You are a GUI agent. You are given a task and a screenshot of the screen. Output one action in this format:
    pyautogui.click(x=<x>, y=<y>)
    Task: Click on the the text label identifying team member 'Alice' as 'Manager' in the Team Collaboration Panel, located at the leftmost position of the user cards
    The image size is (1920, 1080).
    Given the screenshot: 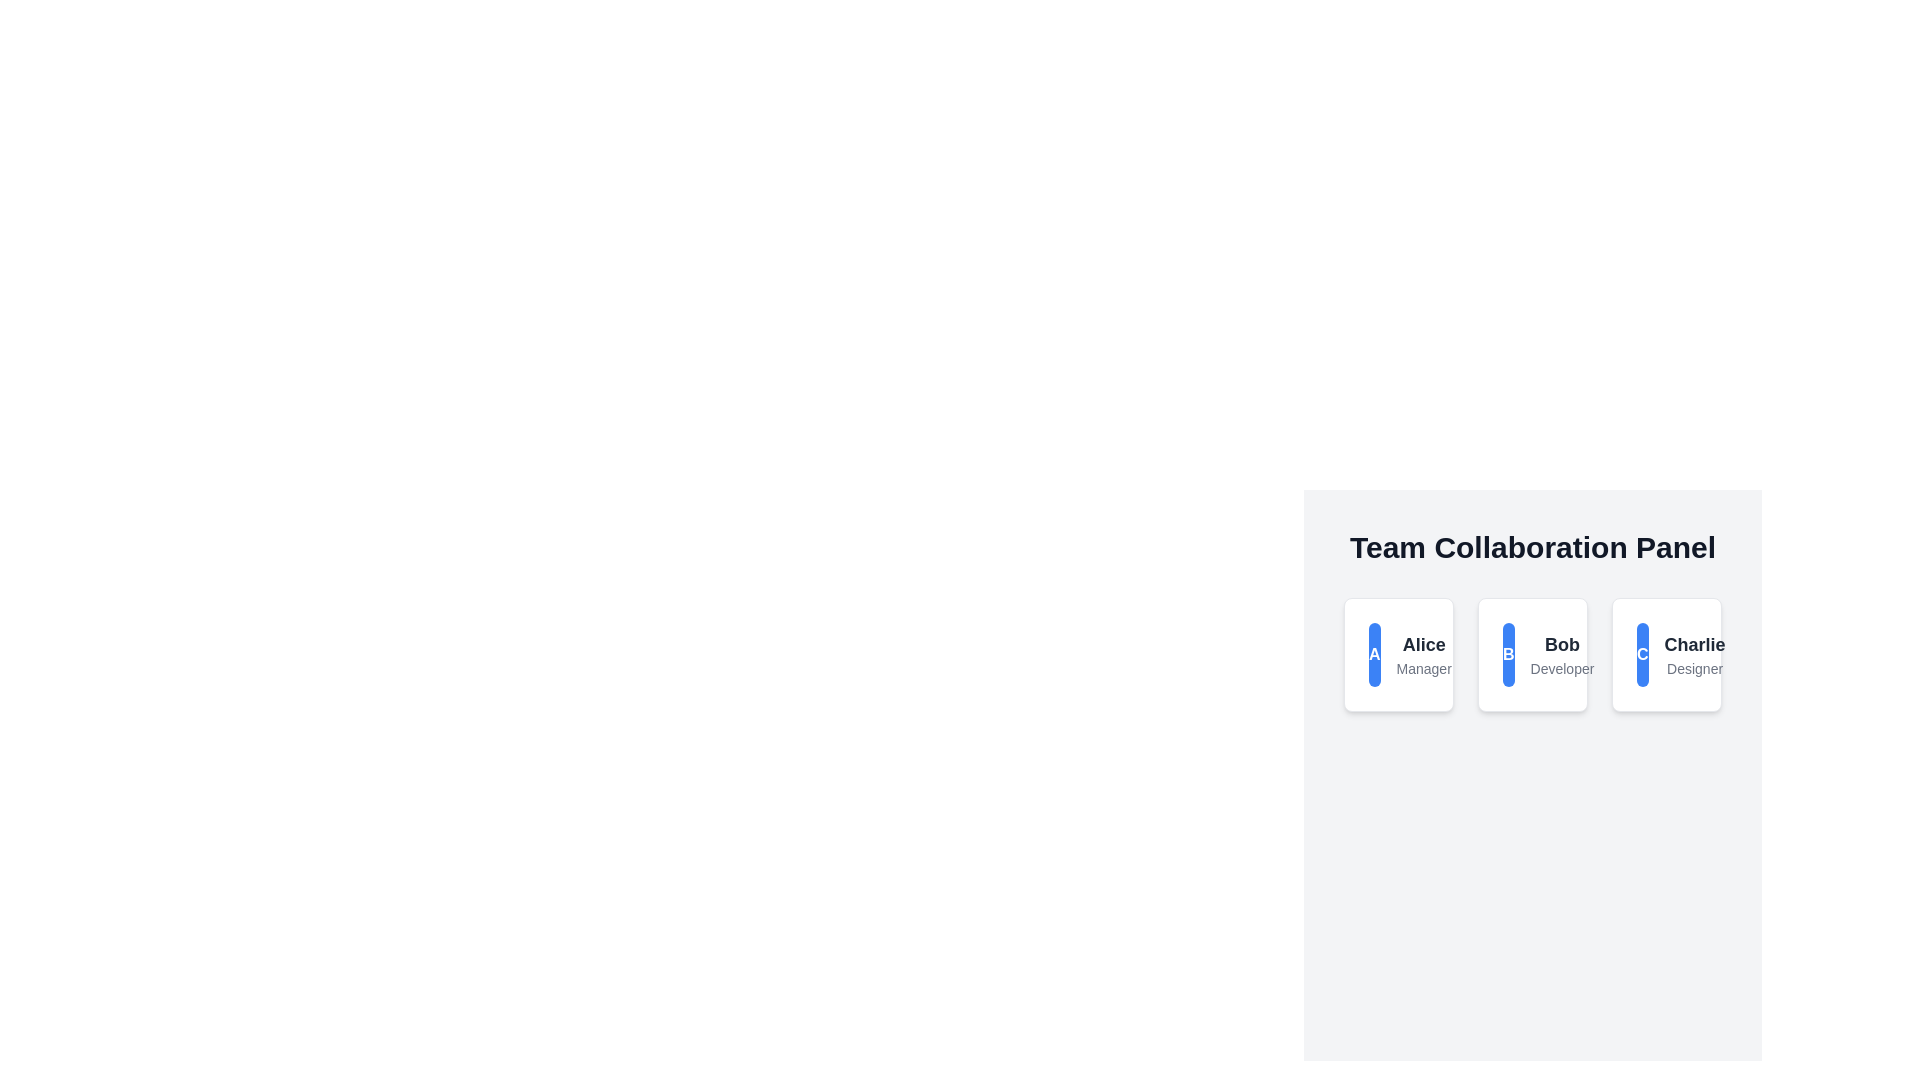 What is the action you would take?
    pyautogui.click(x=1423, y=655)
    